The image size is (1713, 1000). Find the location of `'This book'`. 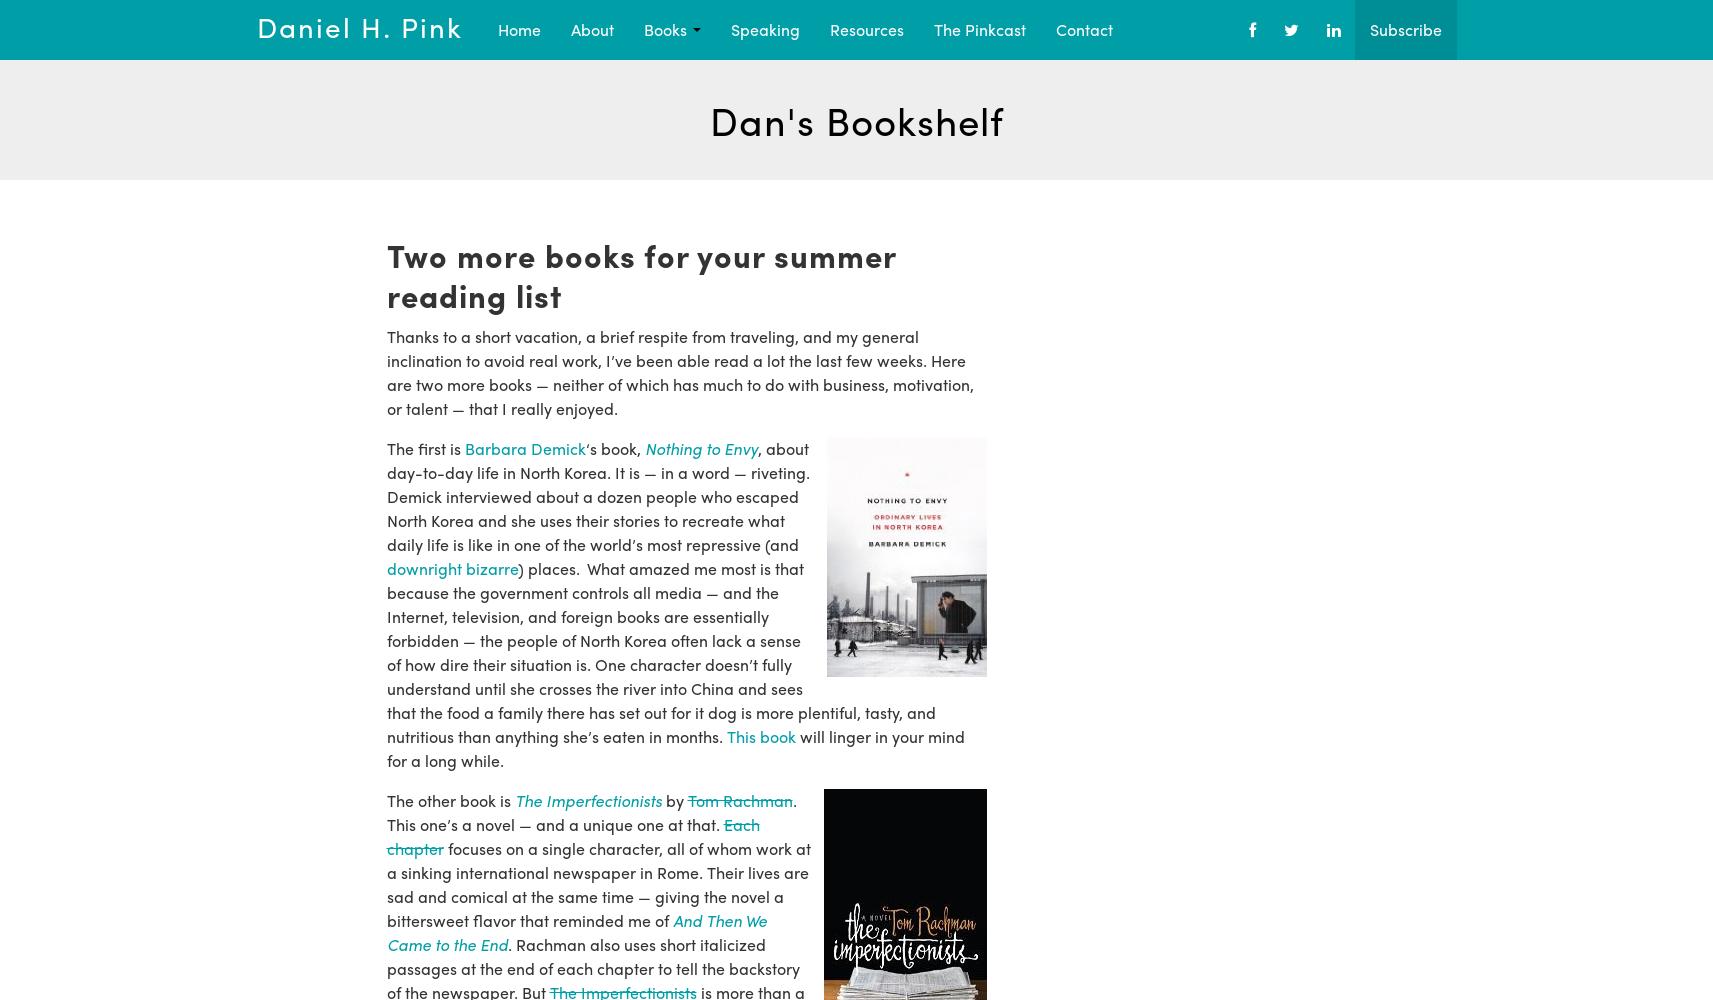

'This book' is located at coordinates (759, 735).